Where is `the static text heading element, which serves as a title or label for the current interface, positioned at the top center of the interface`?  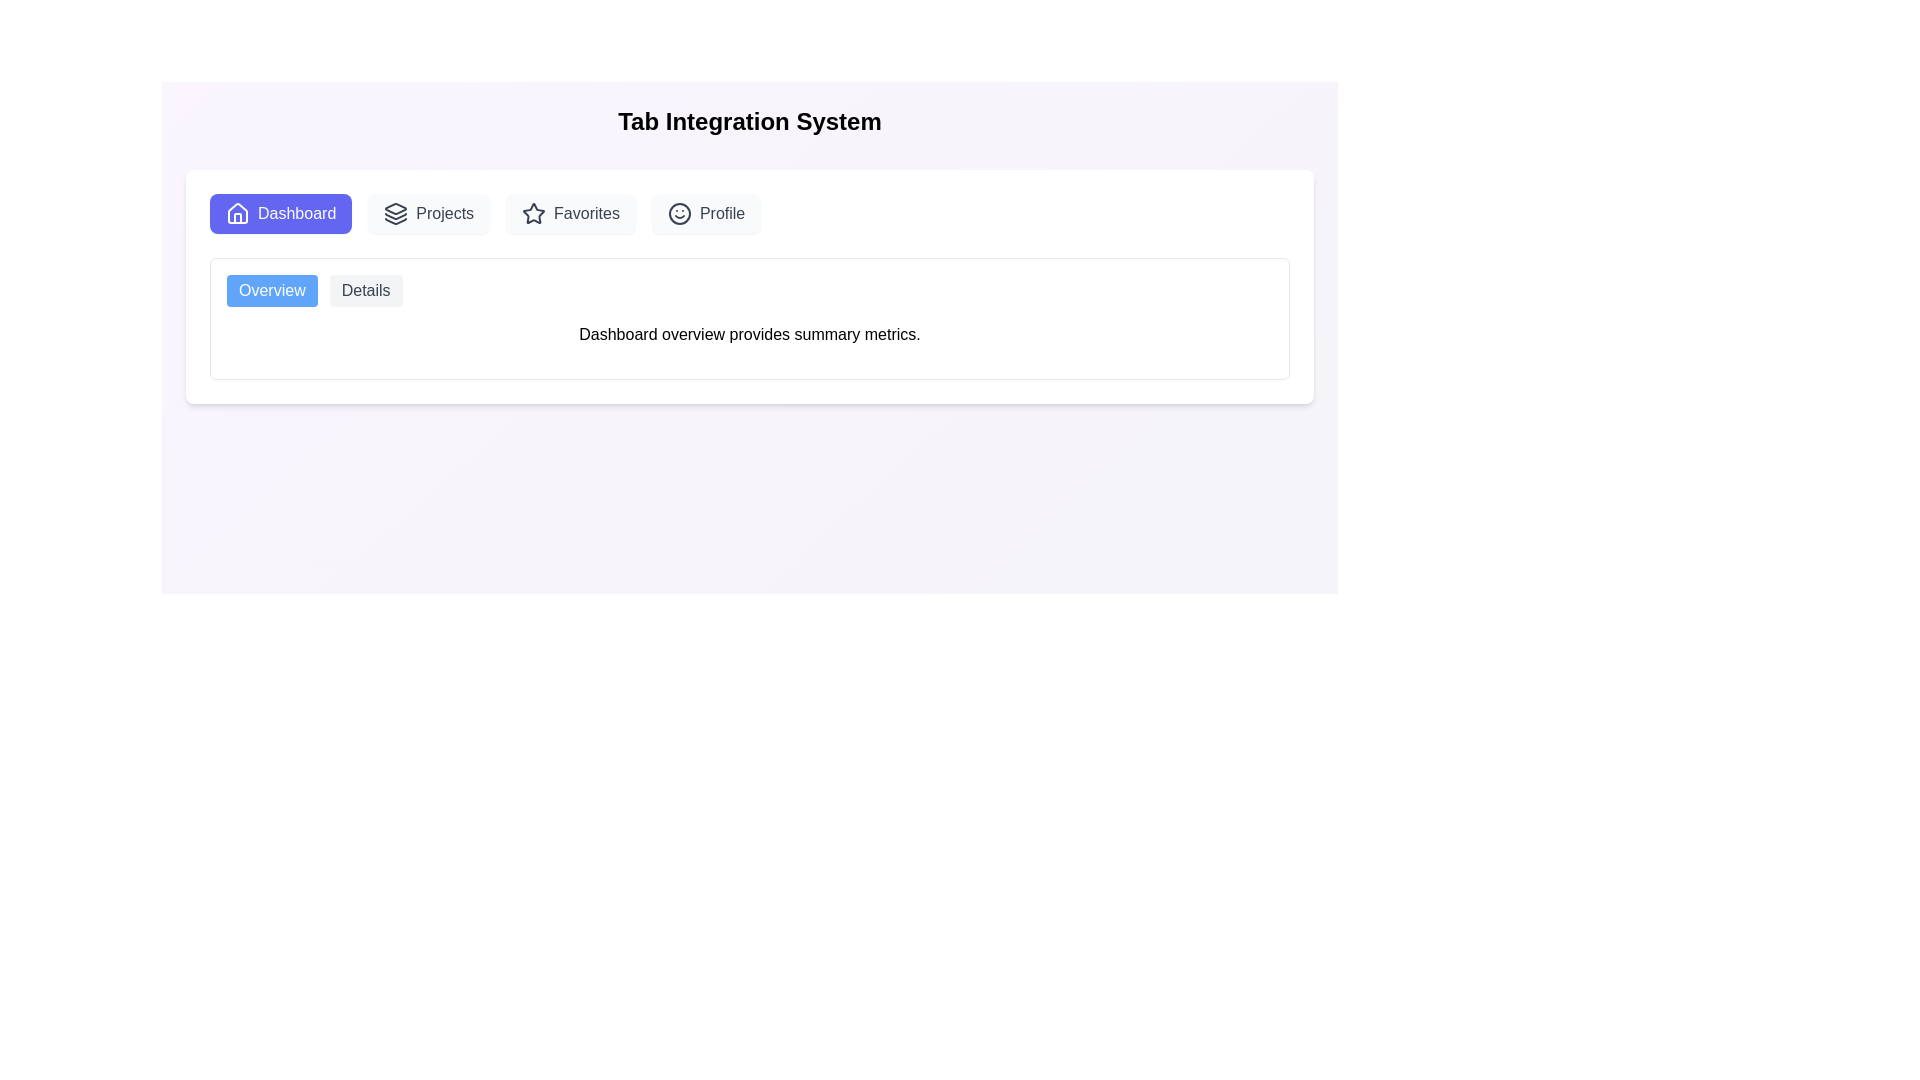
the static text heading element, which serves as a title or label for the current interface, positioned at the top center of the interface is located at coordinates (748, 122).